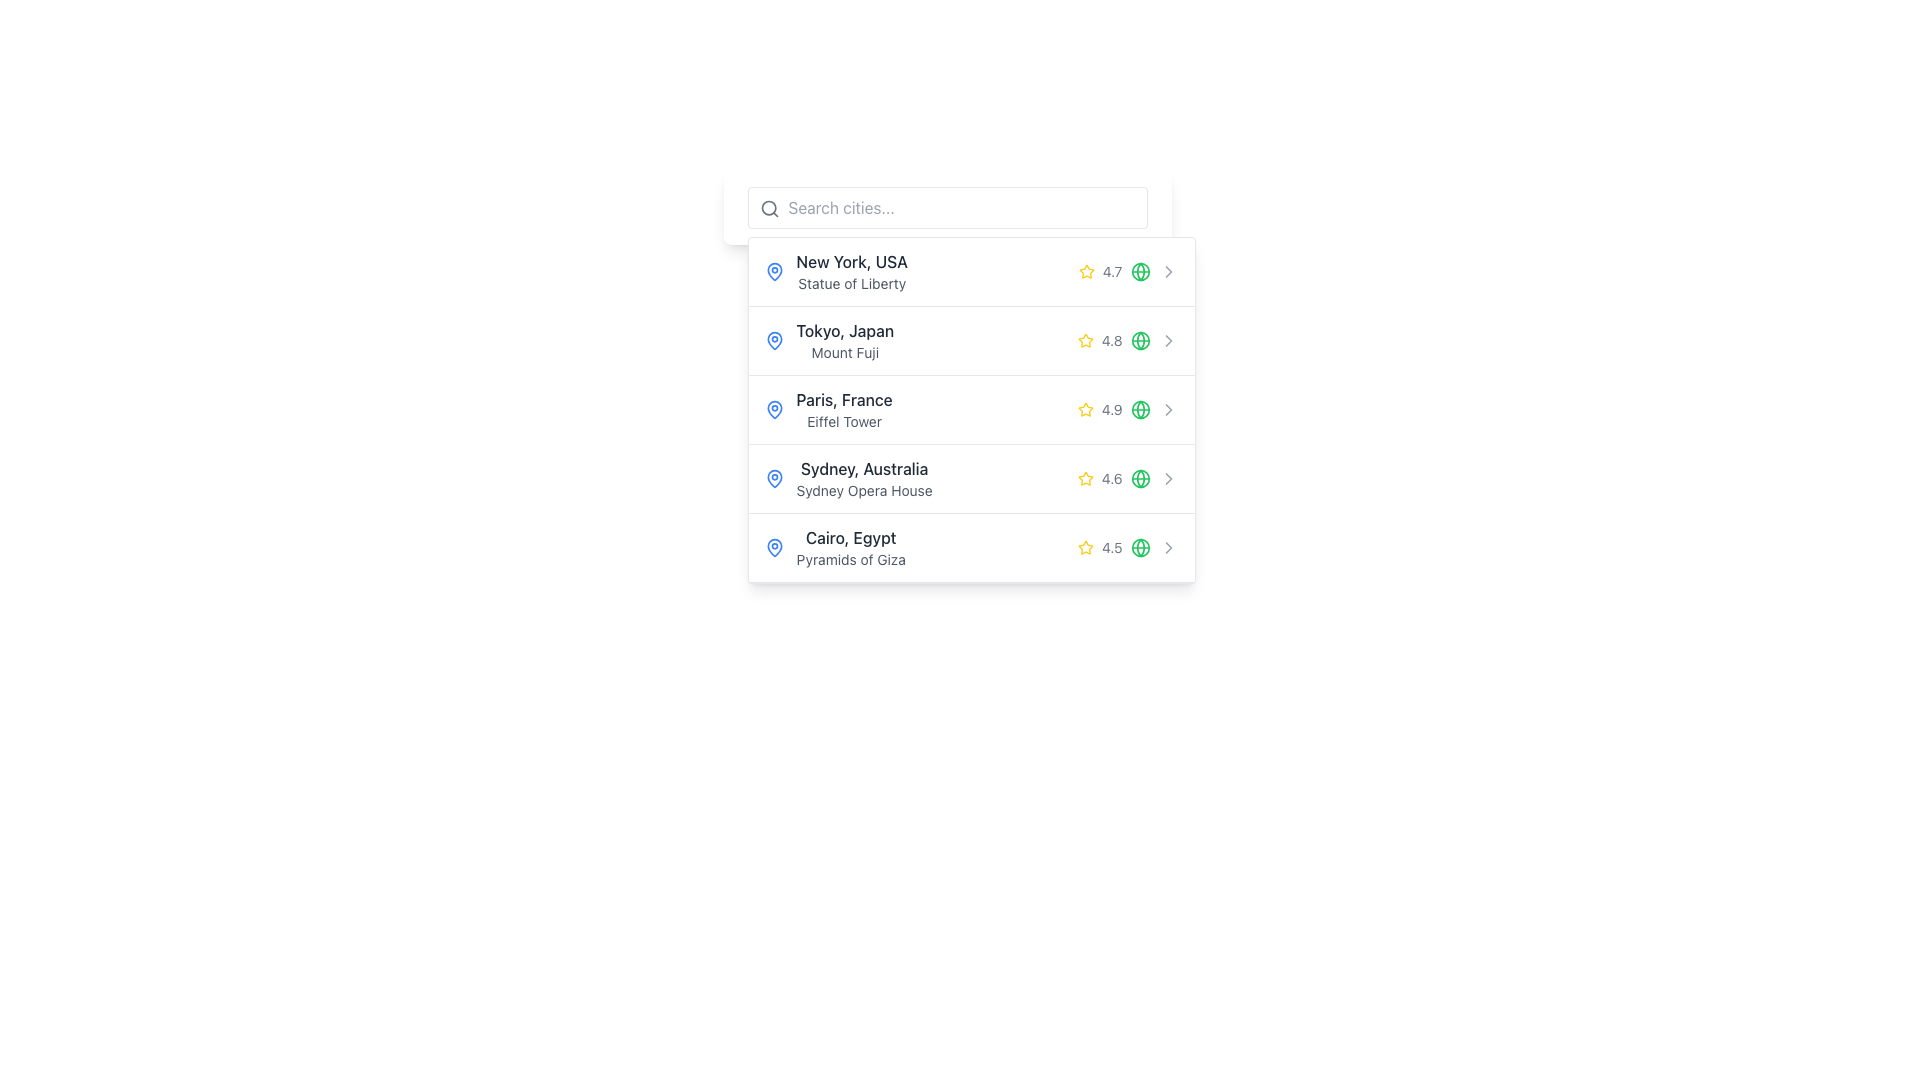 This screenshot has height=1080, width=1920. I want to click on the text element displaying 'Cairo, Egypt' in bold and larger font, which is the fifth entry in the list, for interaction, so click(851, 547).